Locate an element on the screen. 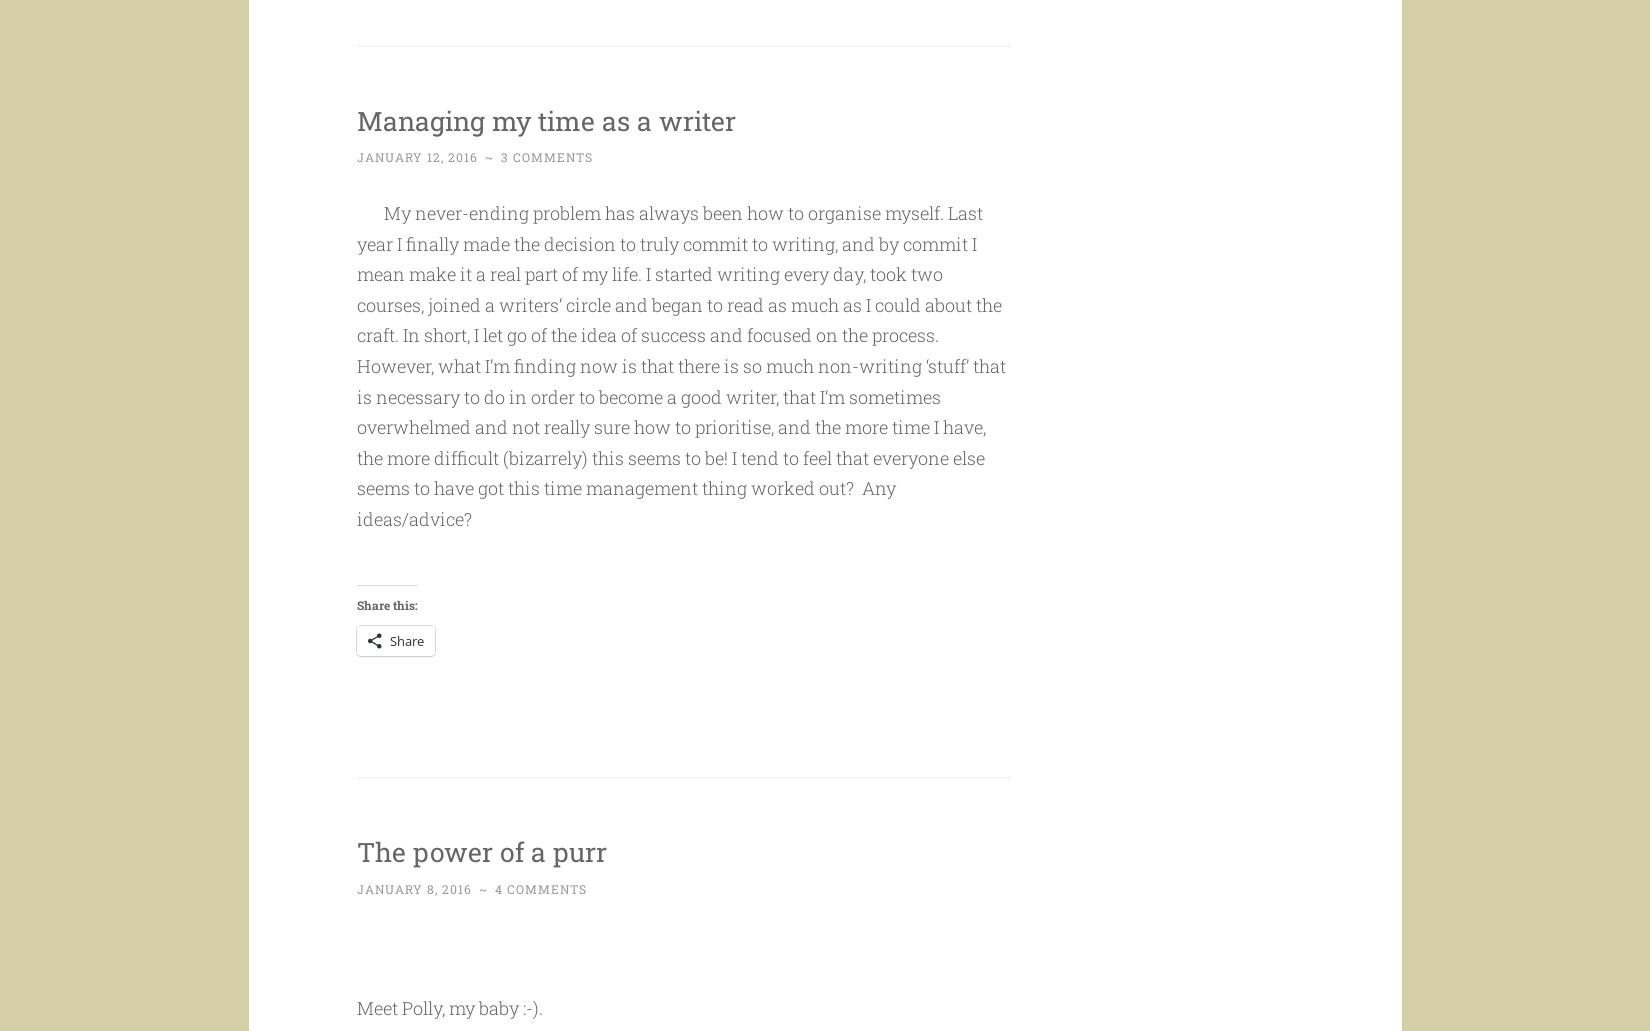 The width and height of the screenshot is (1650, 1031). '3 Comments' is located at coordinates (544, 194).